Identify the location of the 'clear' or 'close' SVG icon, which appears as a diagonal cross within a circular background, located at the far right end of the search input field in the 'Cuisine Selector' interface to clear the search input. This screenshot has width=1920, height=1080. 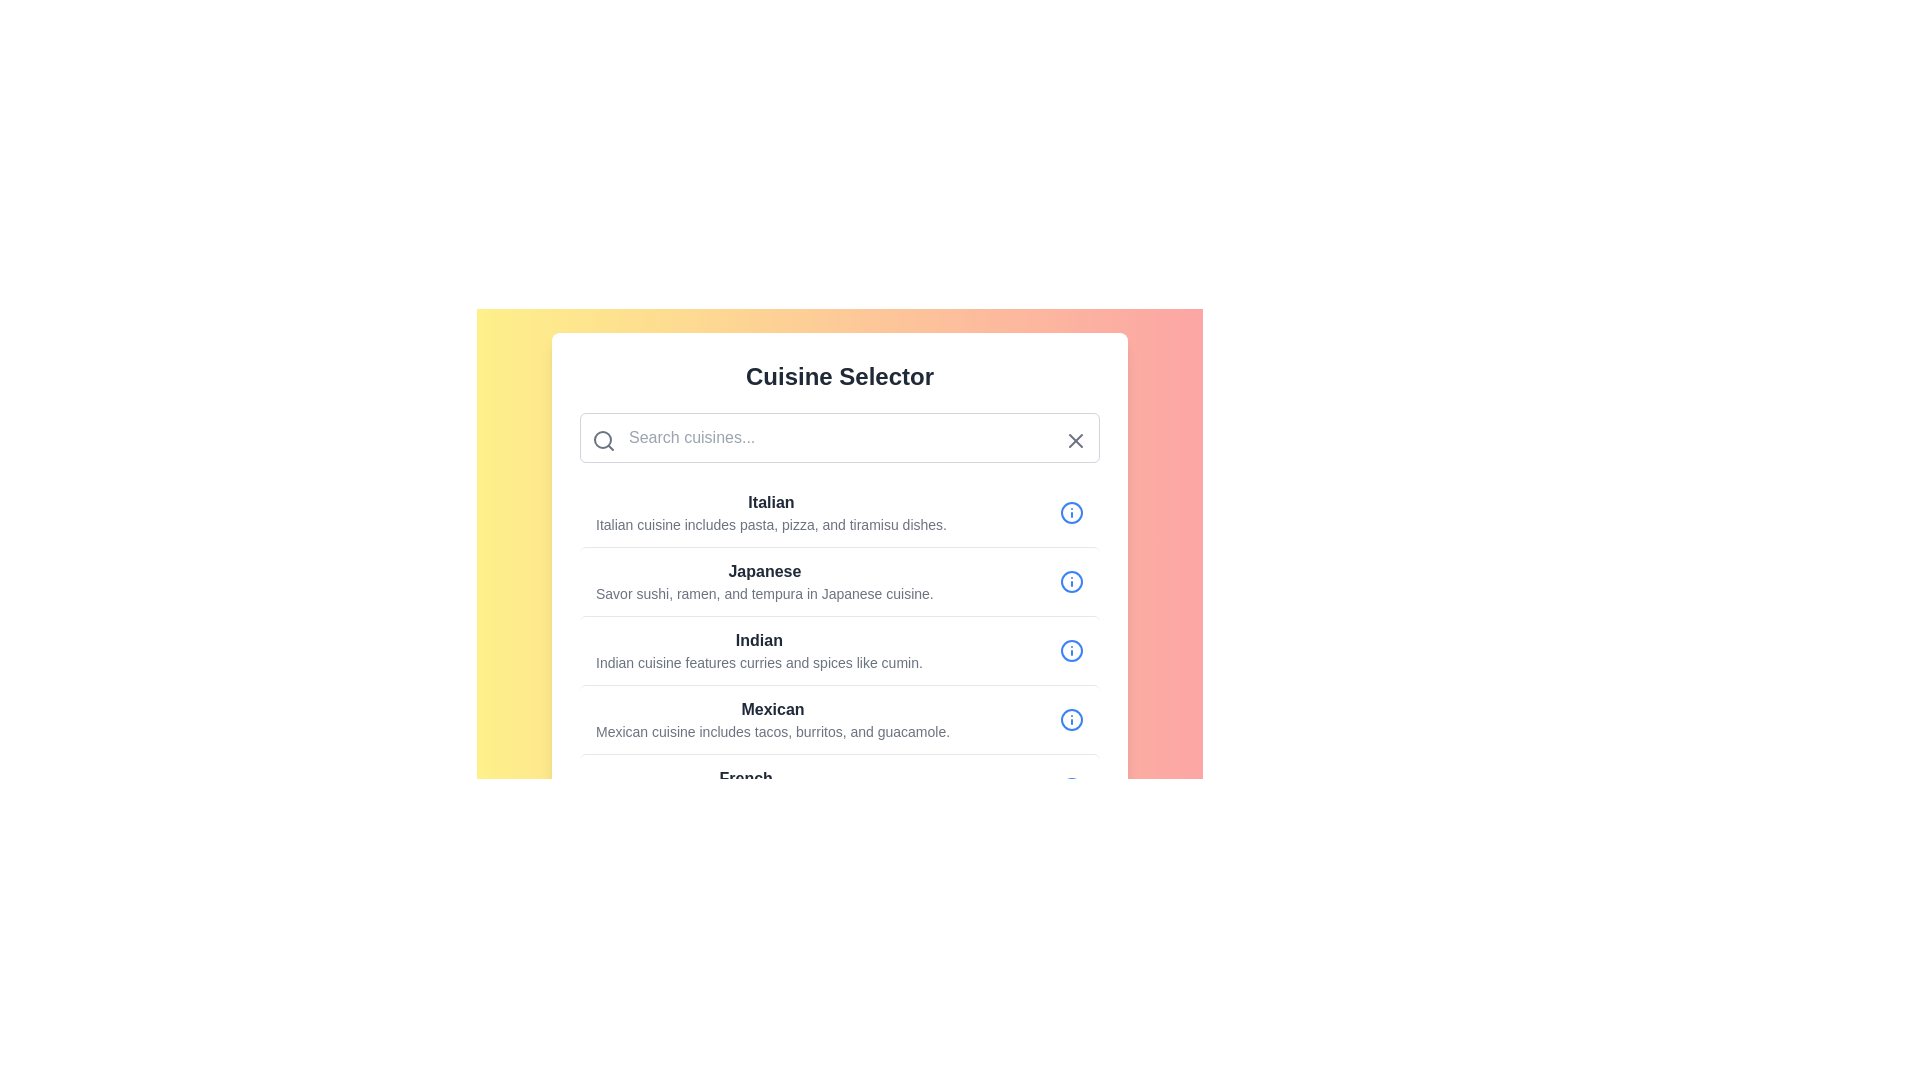
(1074, 439).